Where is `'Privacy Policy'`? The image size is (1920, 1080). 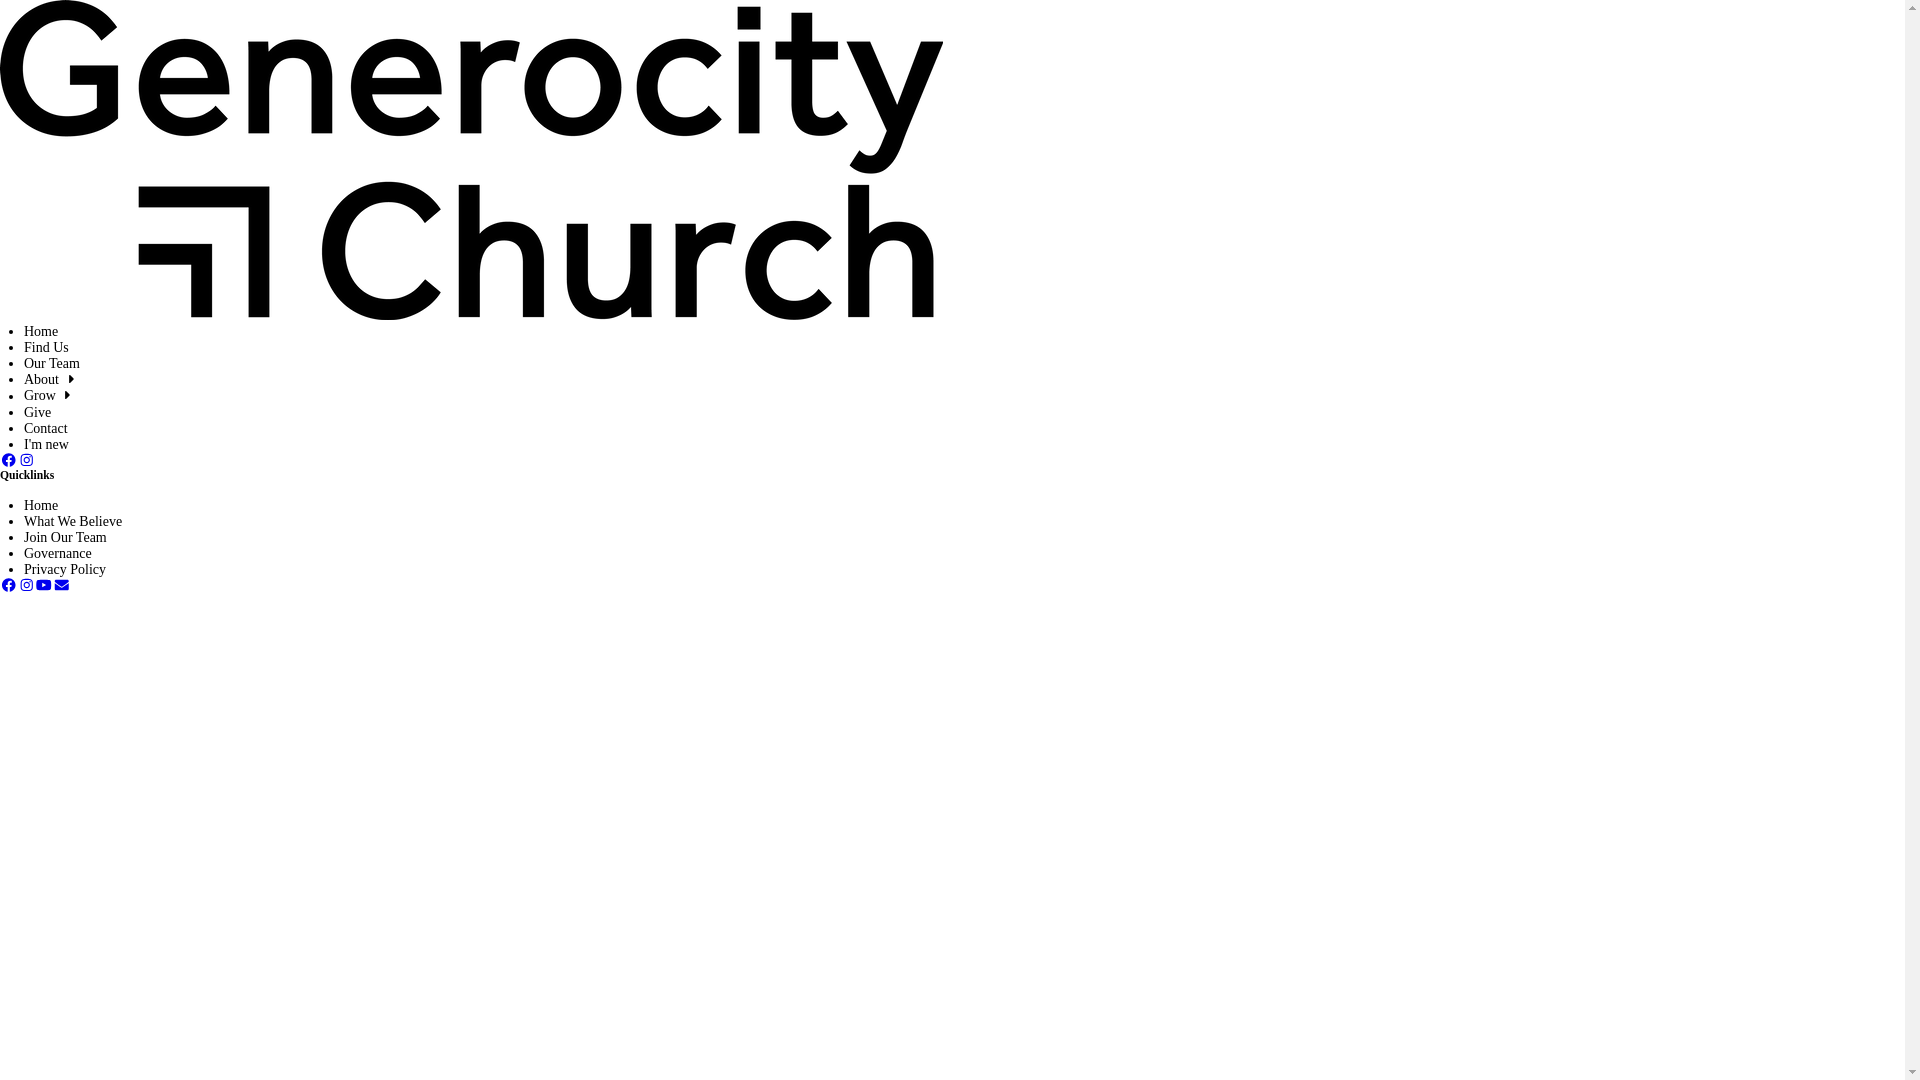
'Privacy Policy' is located at coordinates (65, 569).